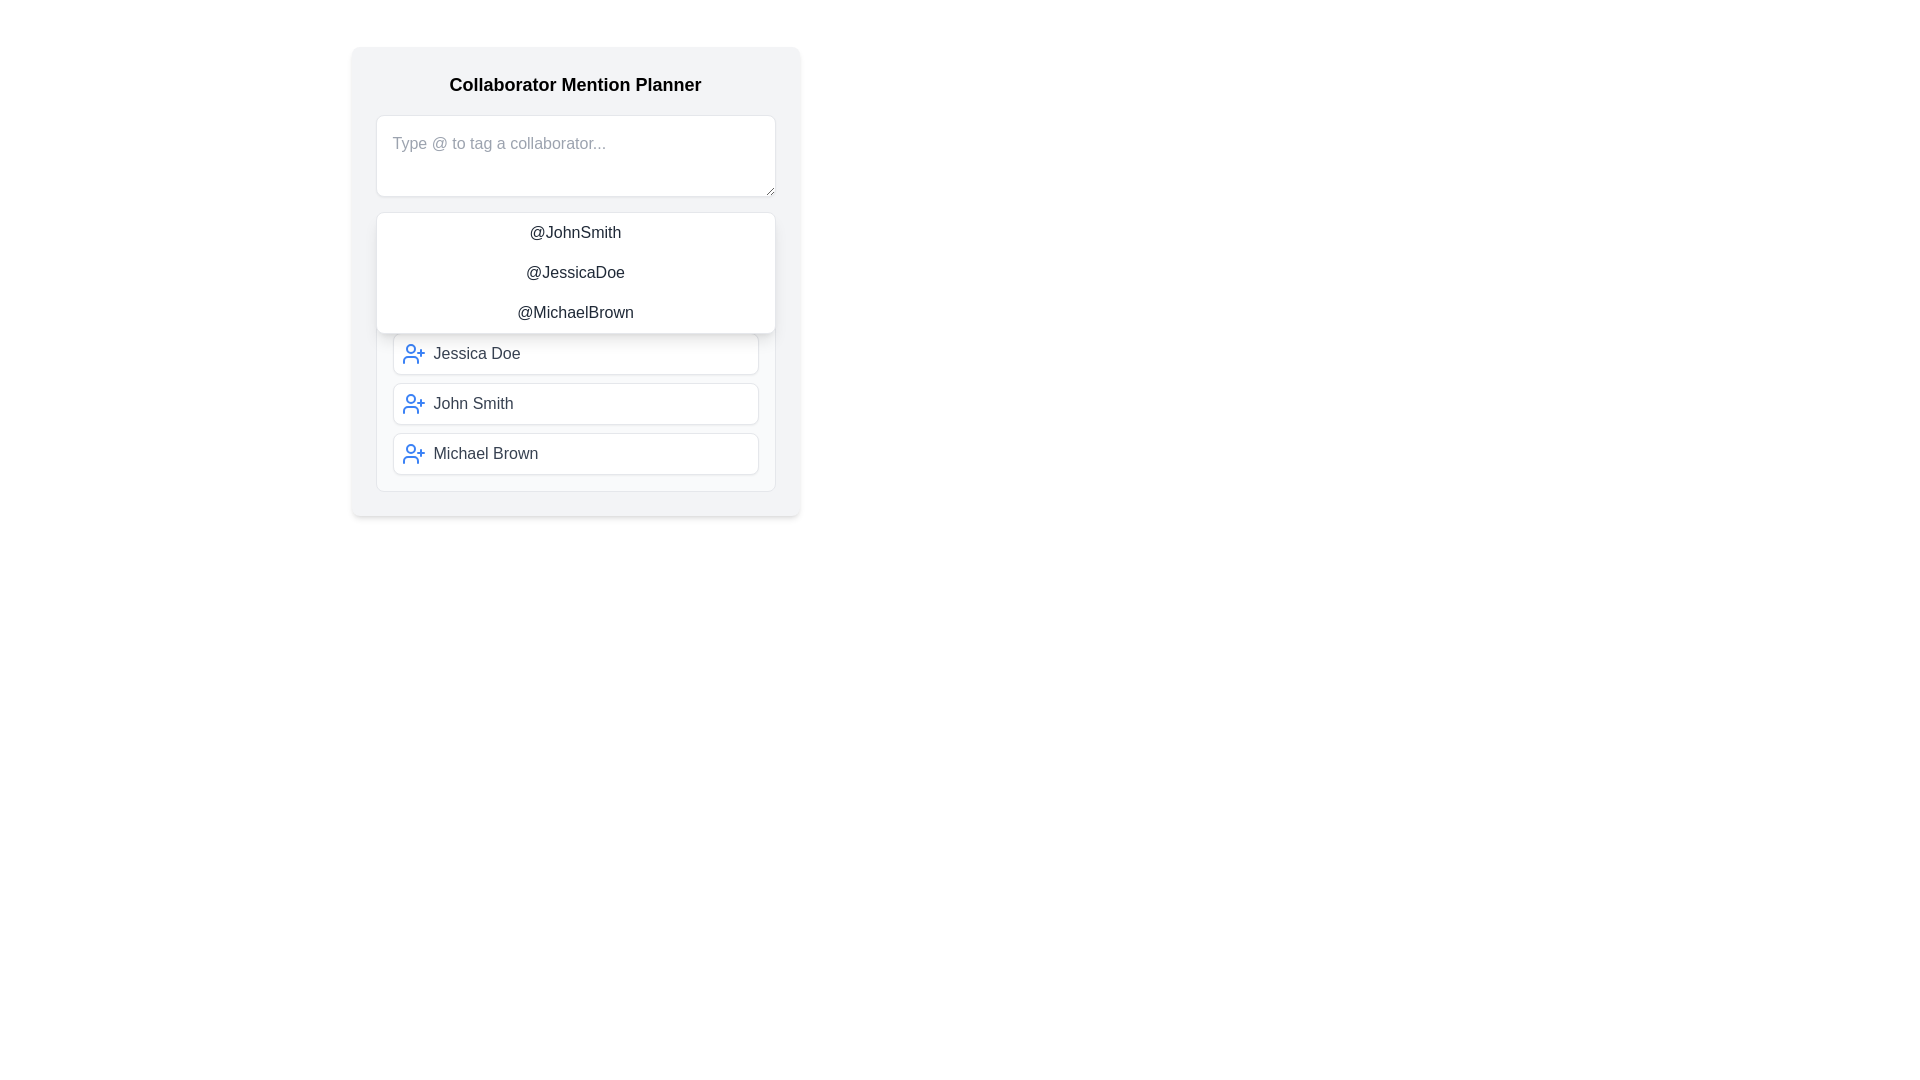 The height and width of the screenshot is (1080, 1920). I want to click on the mention '@JohnSmith' from the suggestion list, so click(574, 231).